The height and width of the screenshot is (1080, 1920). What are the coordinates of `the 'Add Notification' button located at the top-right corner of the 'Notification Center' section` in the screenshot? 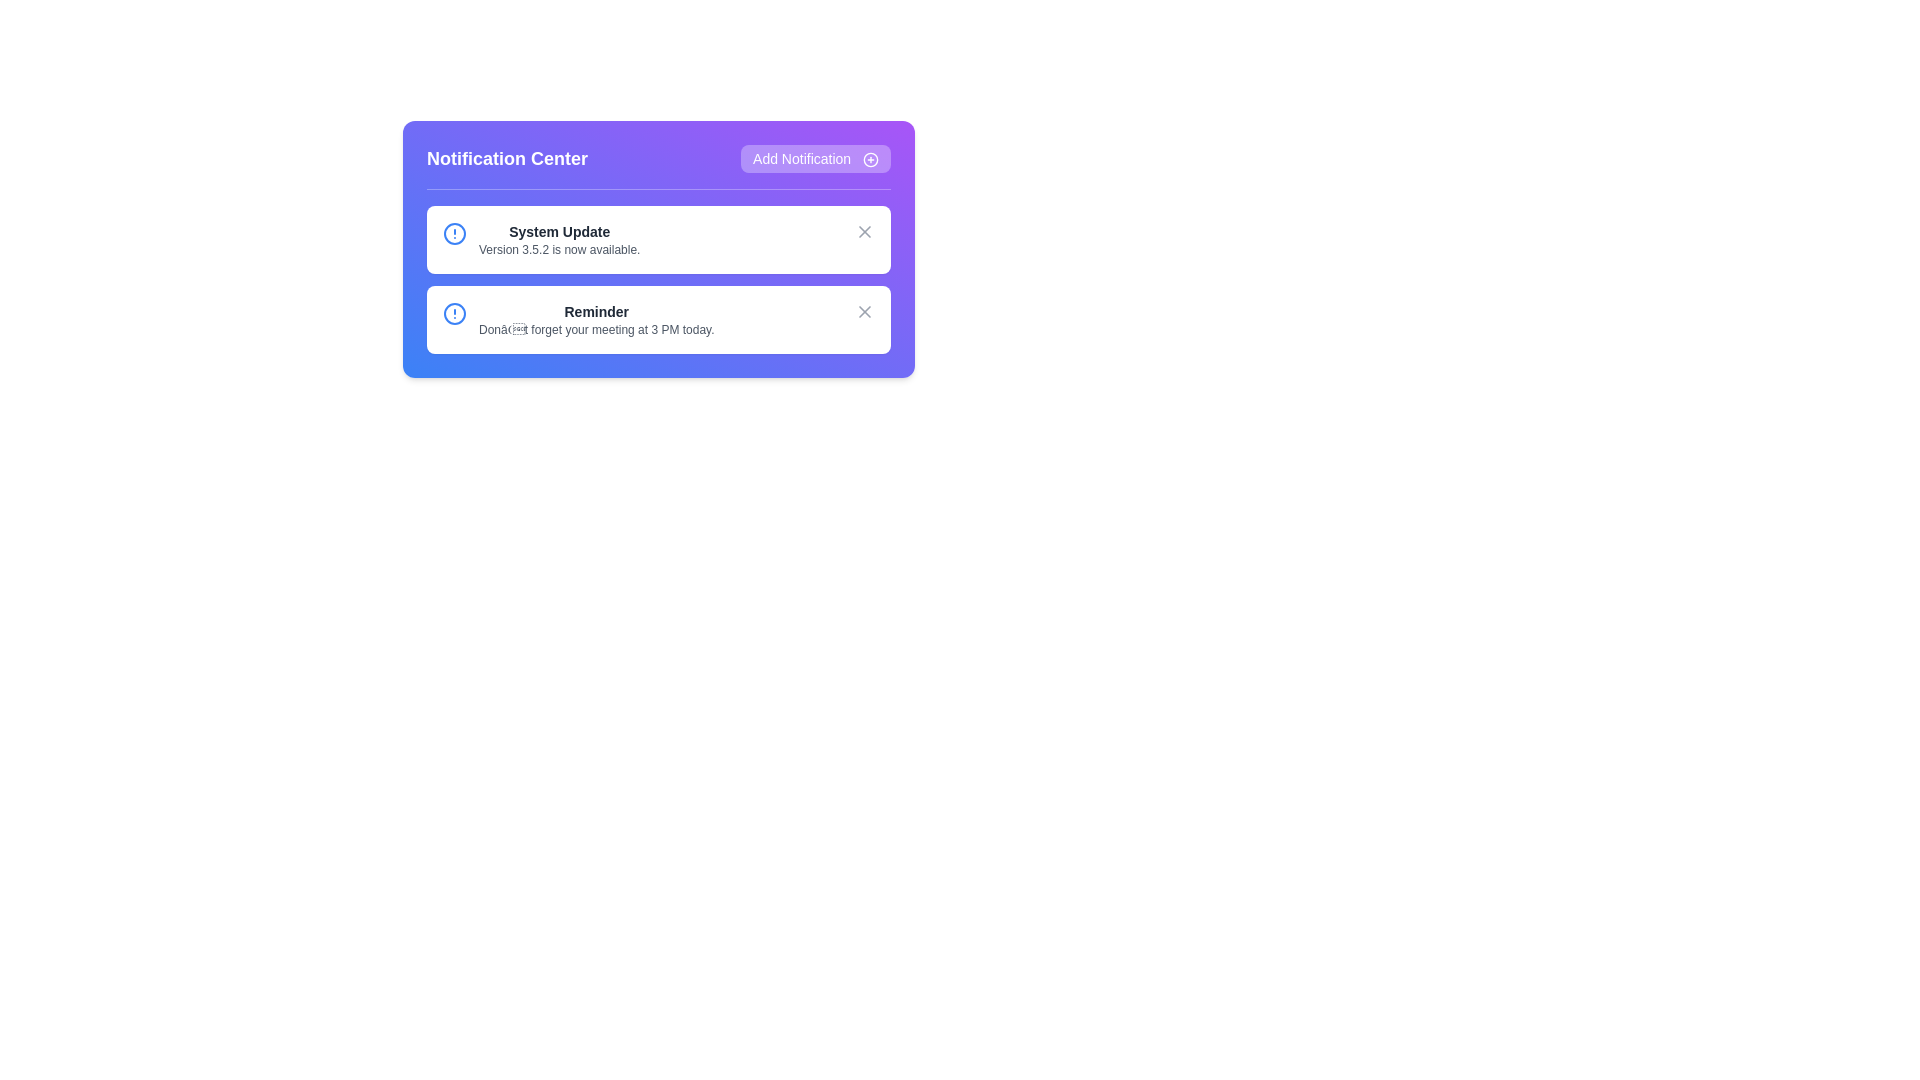 It's located at (816, 157).